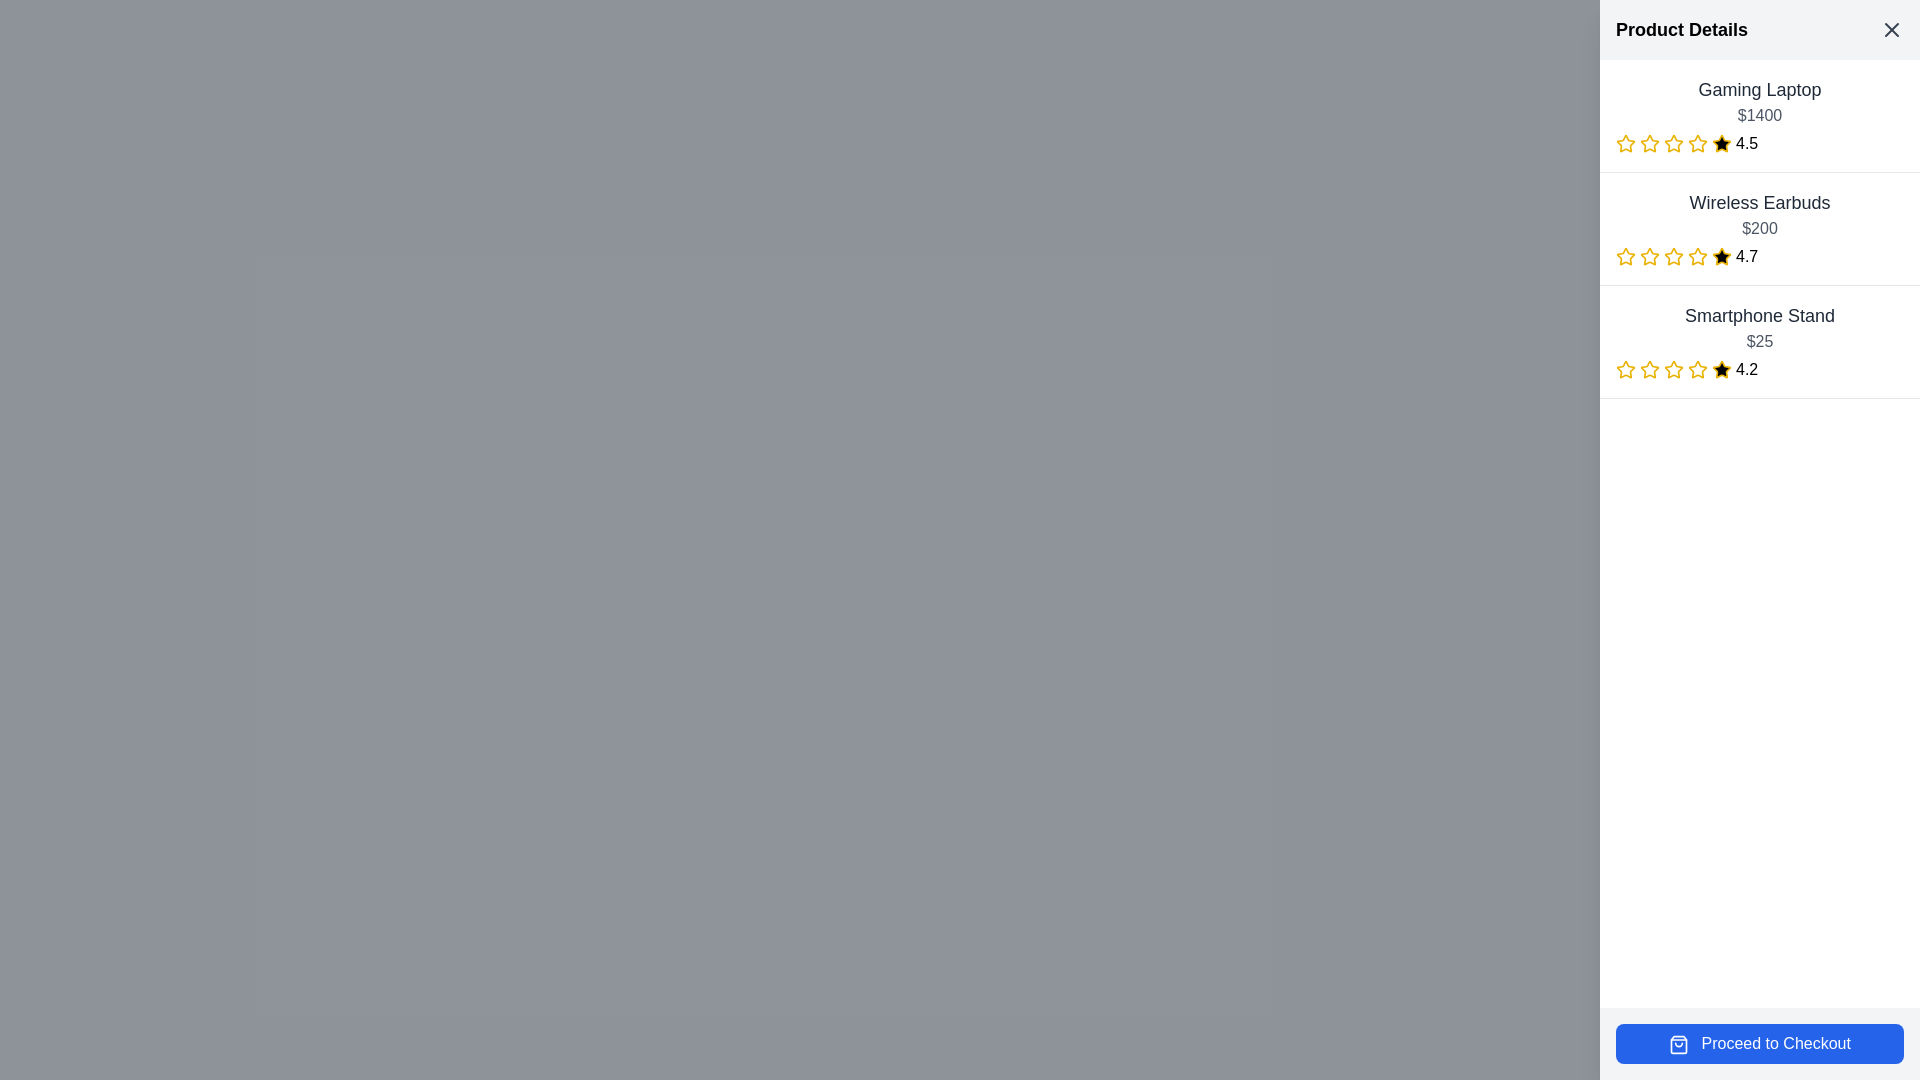  I want to click on the shopping bag or cart icon located to the left of the 'Proceed to Checkout' button, as it is the first inline element of its children, so click(1679, 1043).